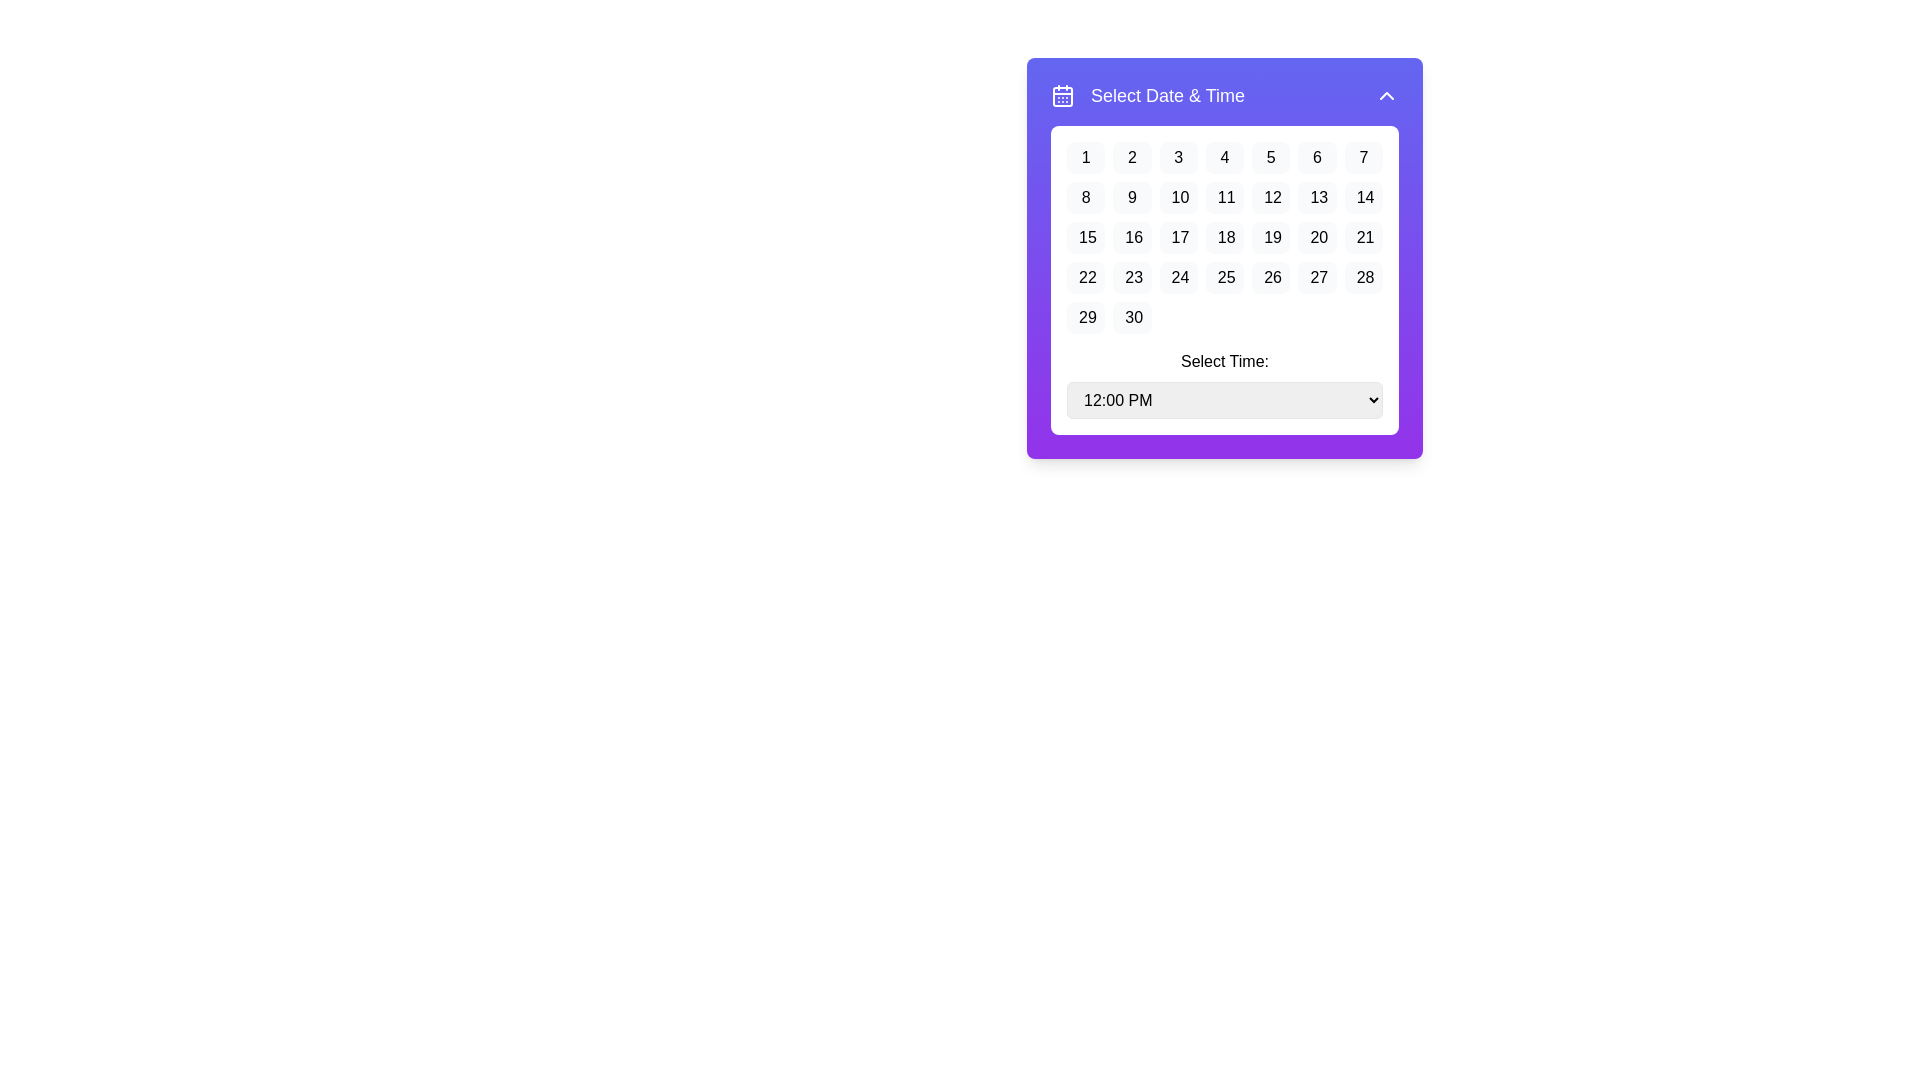 This screenshot has height=1080, width=1920. Describe the element at coordinates (1223, 362) in the screenshot. I see `the label that reads 'Select Time:', which is displayed in bold black font above a dropdown menu` at that location.